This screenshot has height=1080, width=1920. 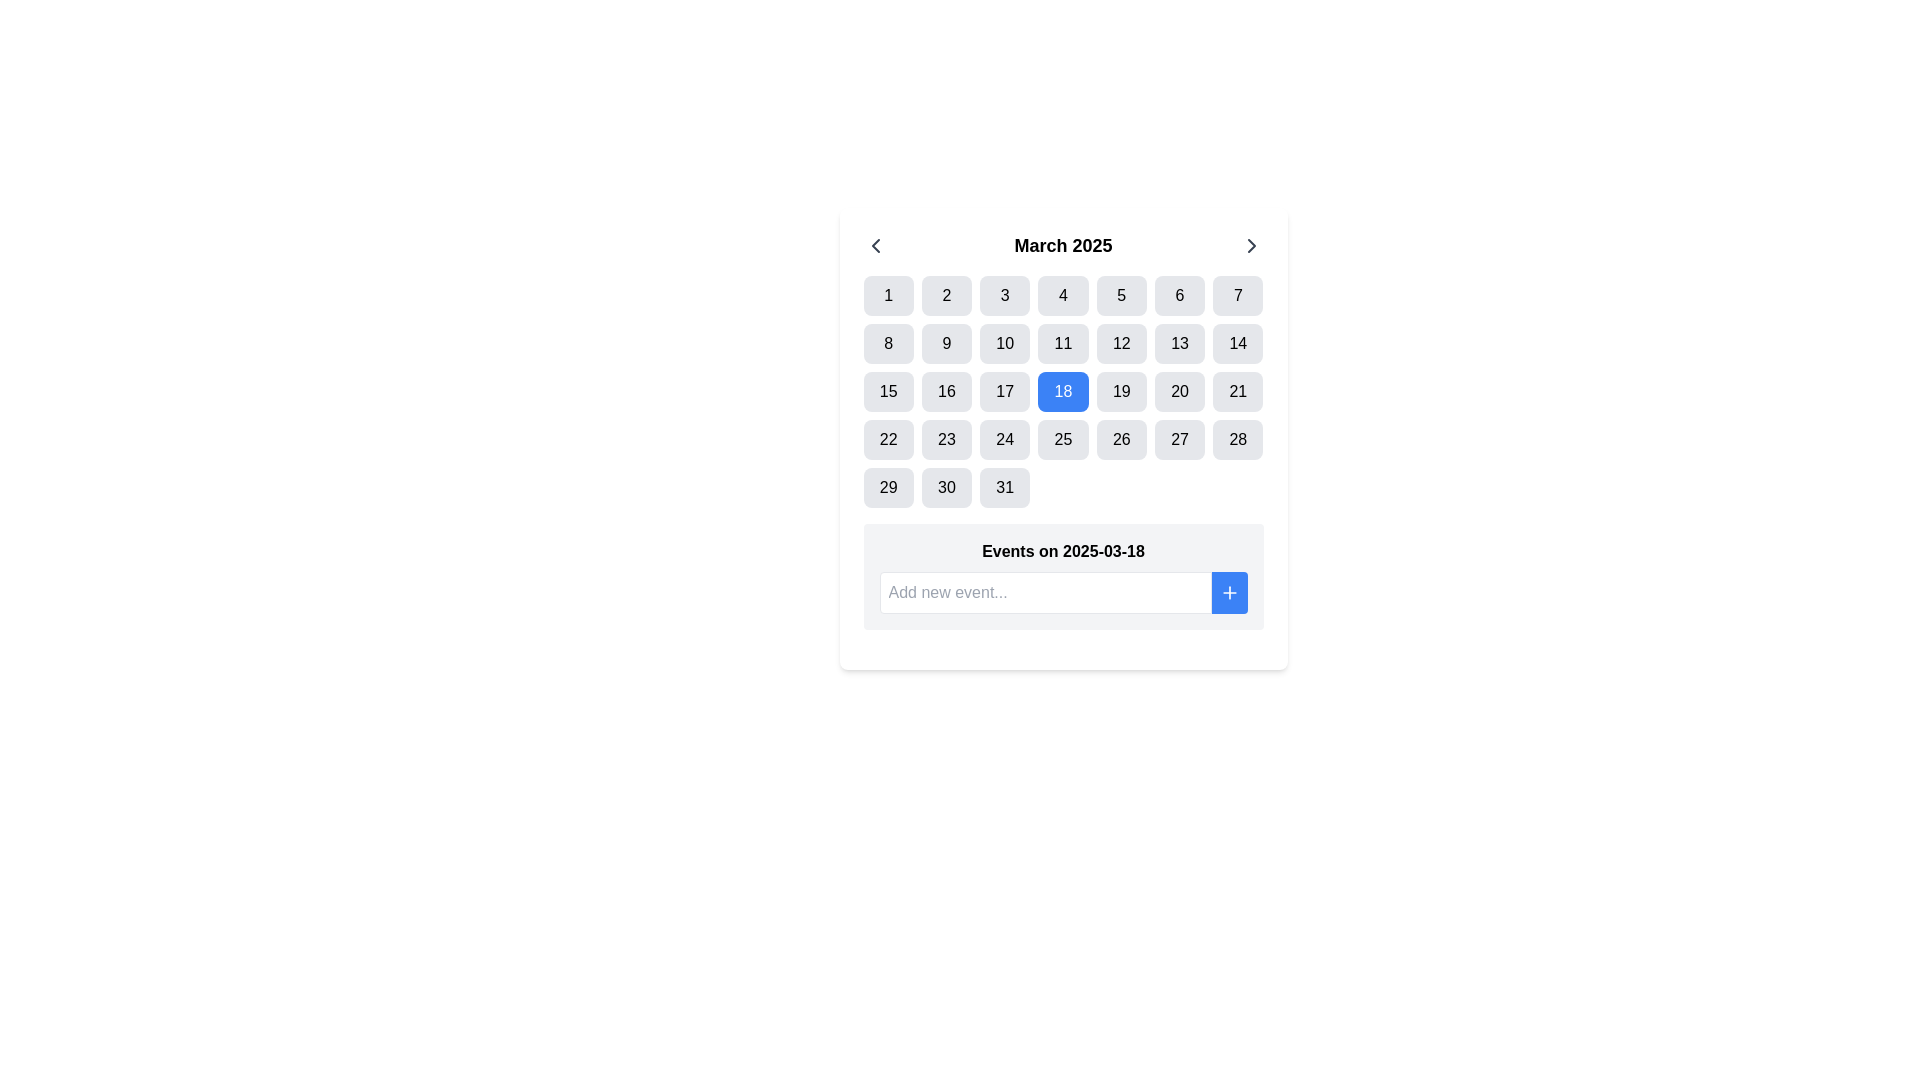 I want to click on the square button labeled '16', so click(x=945, y=392).